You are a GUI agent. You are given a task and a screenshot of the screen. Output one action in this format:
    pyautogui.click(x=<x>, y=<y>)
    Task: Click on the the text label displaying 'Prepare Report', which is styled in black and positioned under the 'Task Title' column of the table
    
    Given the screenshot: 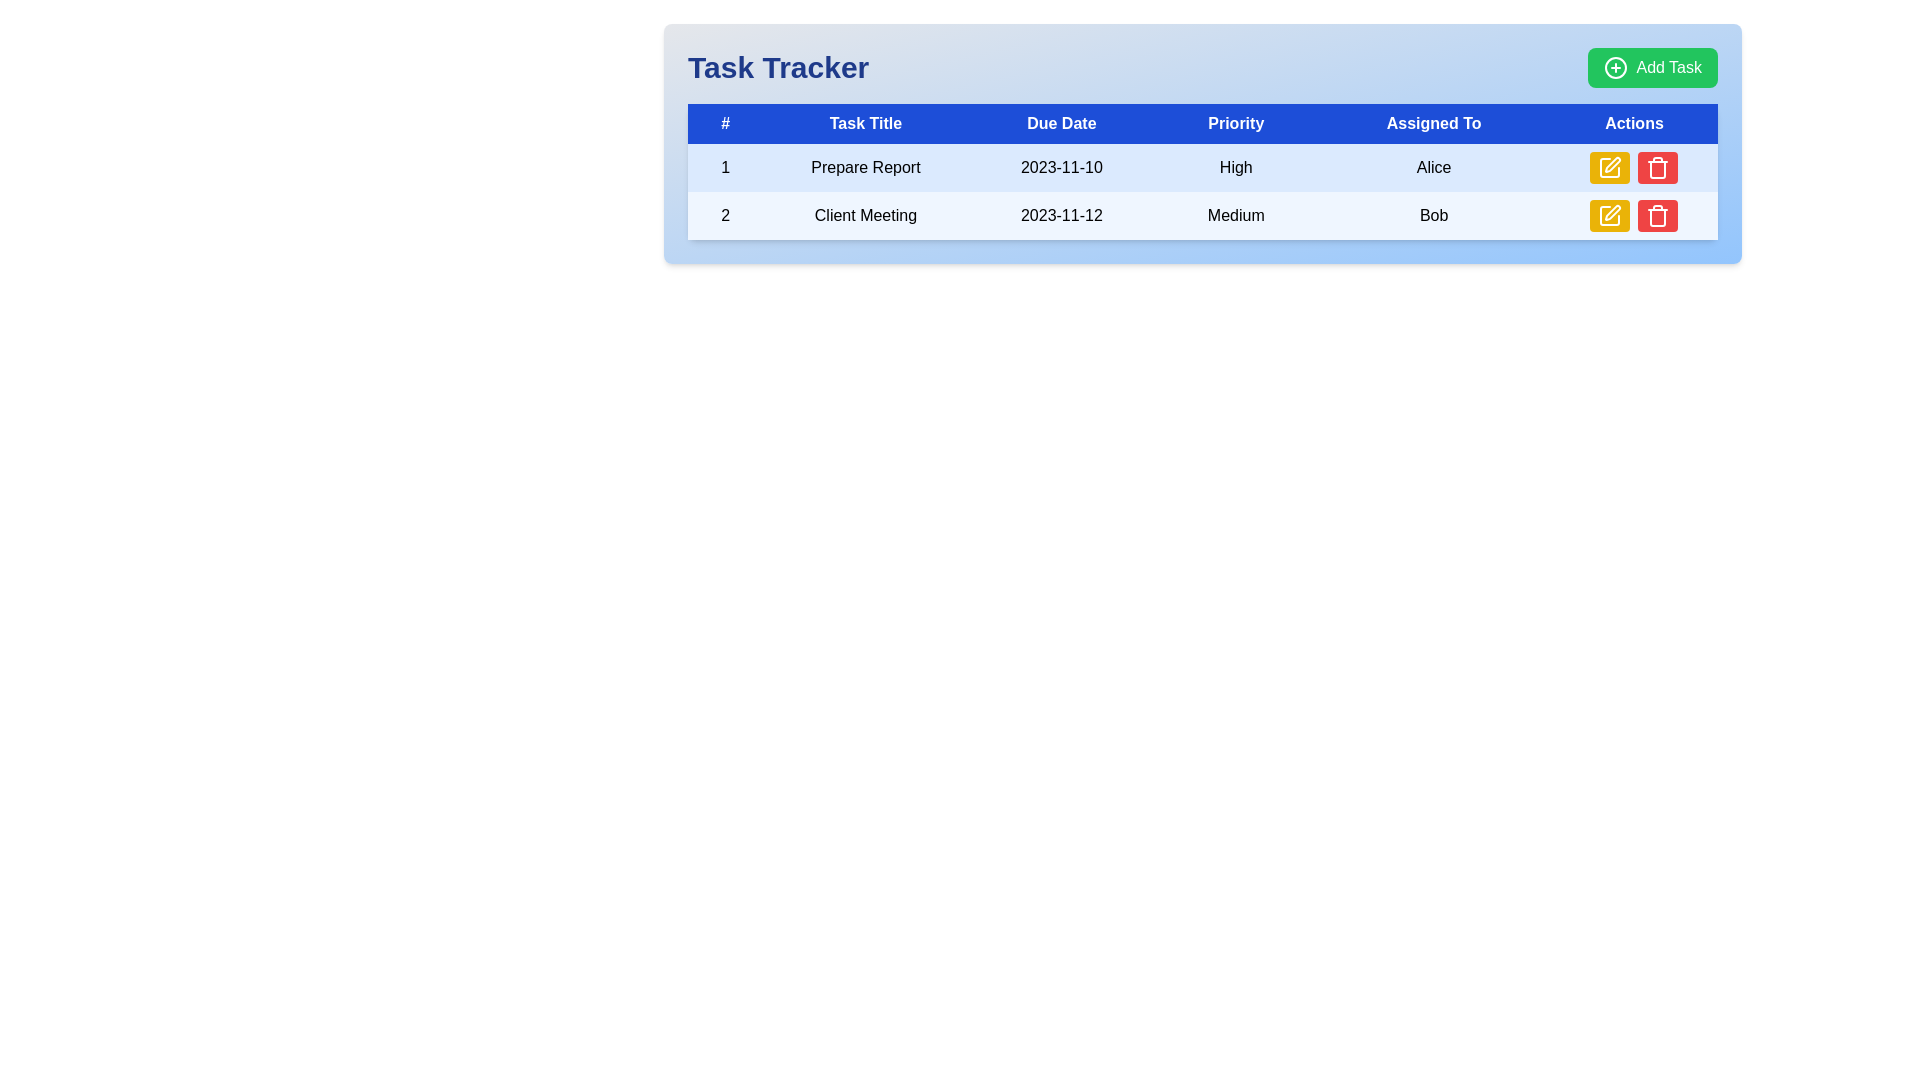 What is the action you would take?
    pyautogui.click(x=865, y=167)
    